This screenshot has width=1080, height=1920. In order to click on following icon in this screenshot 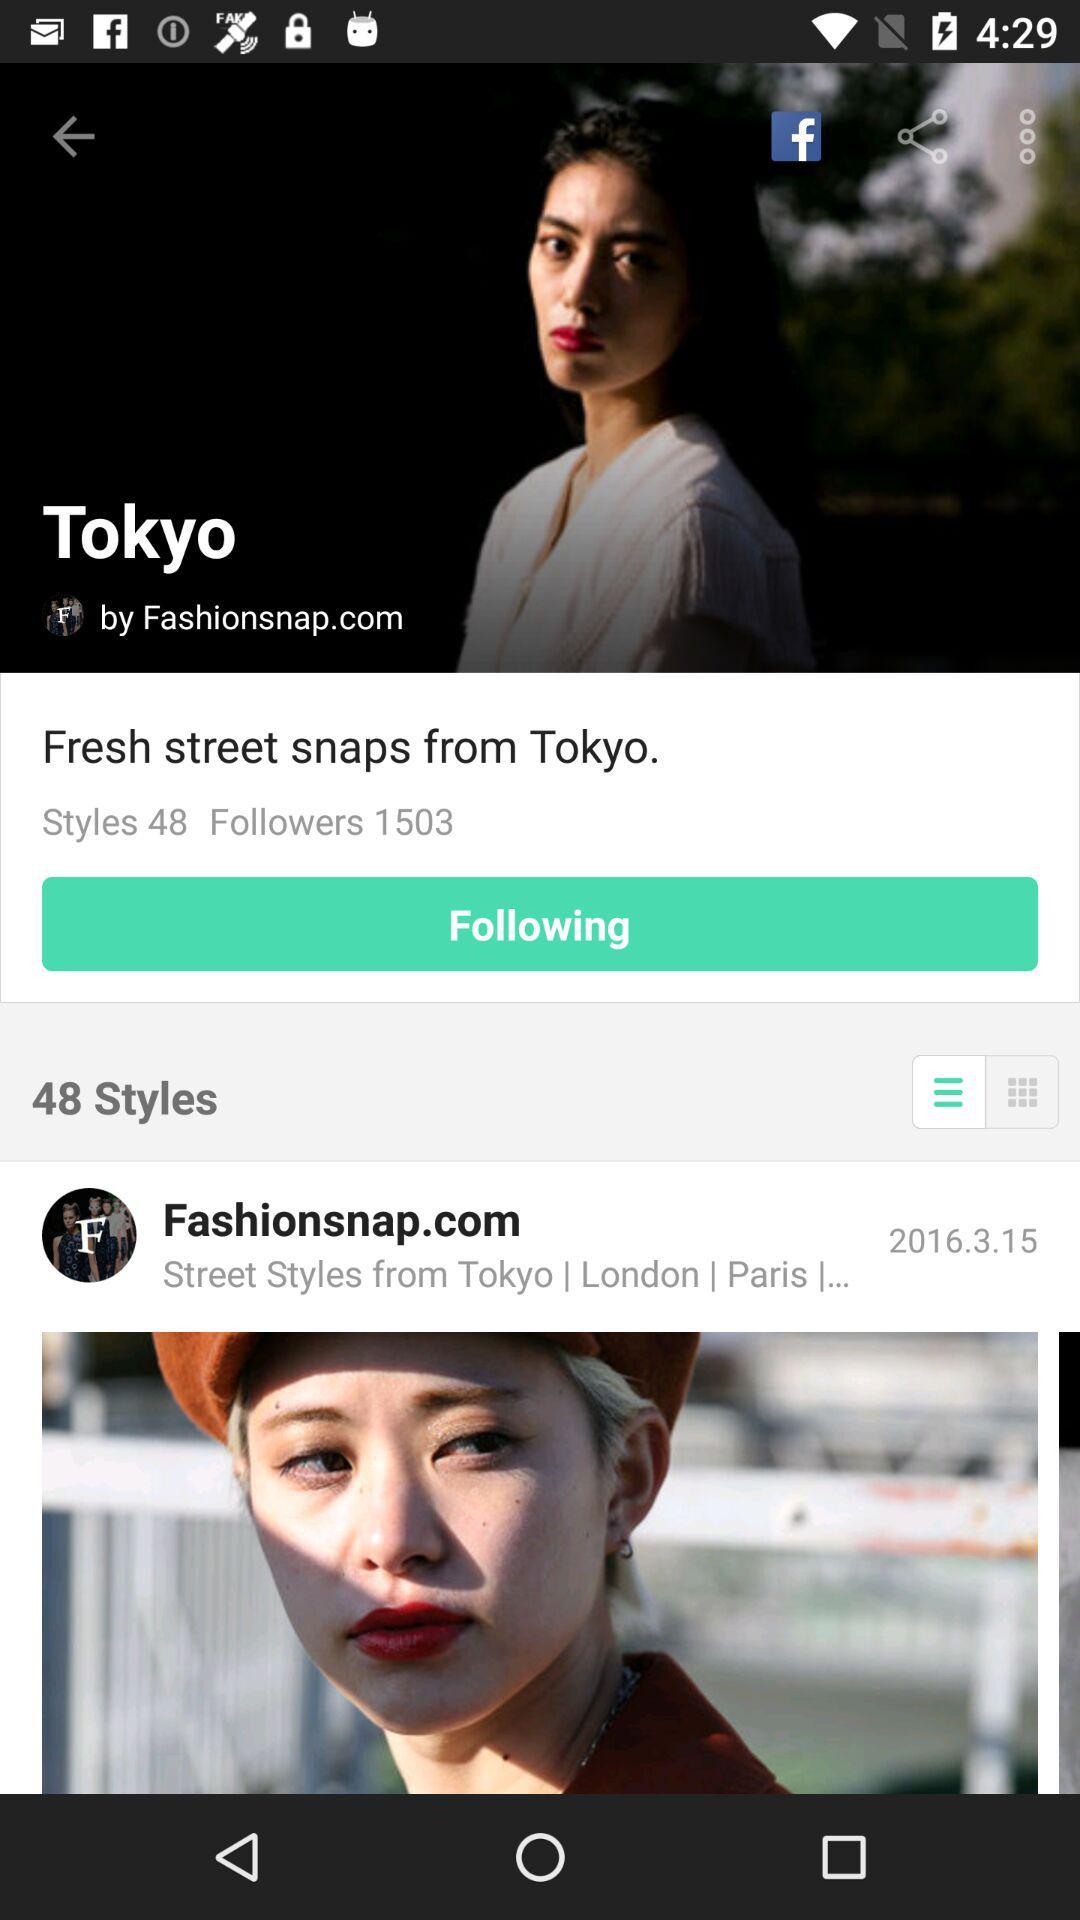, I will do `click(540, 923)`.